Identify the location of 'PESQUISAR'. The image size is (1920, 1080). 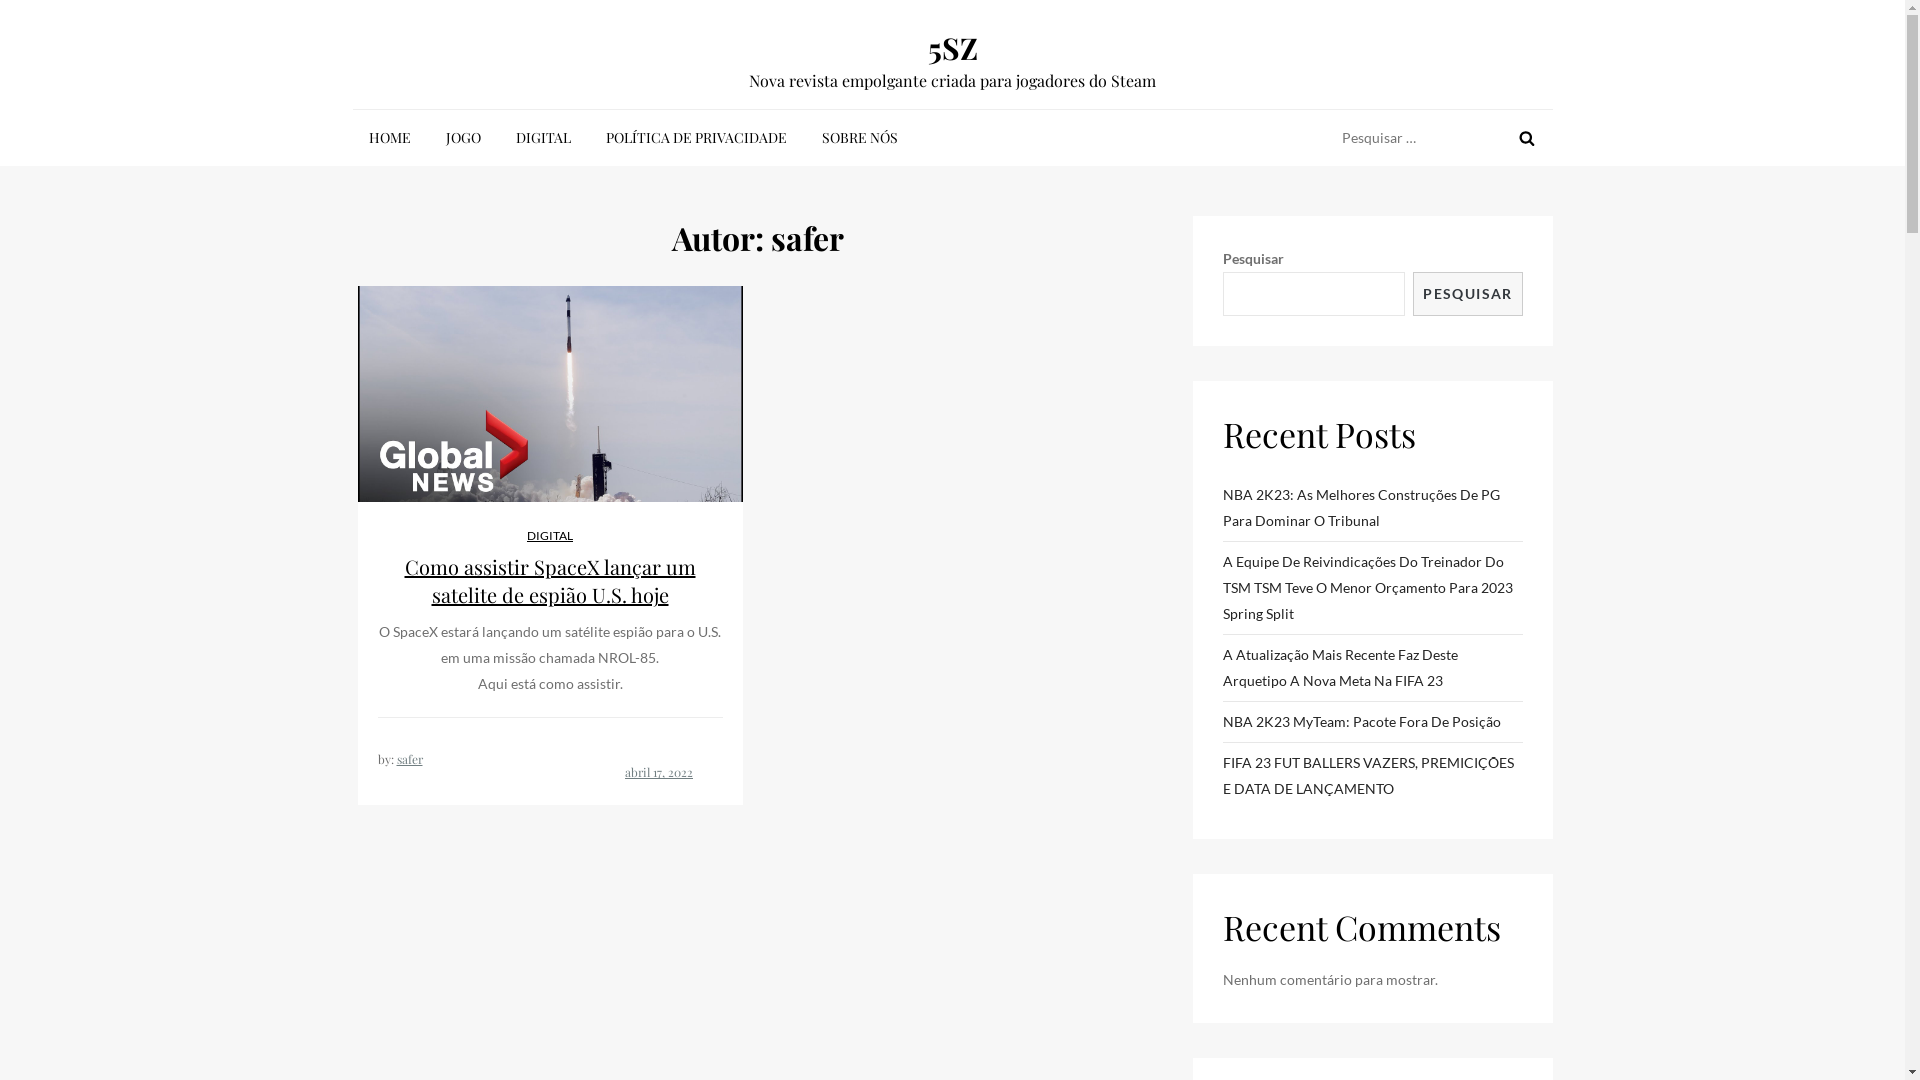
(1467, 293).